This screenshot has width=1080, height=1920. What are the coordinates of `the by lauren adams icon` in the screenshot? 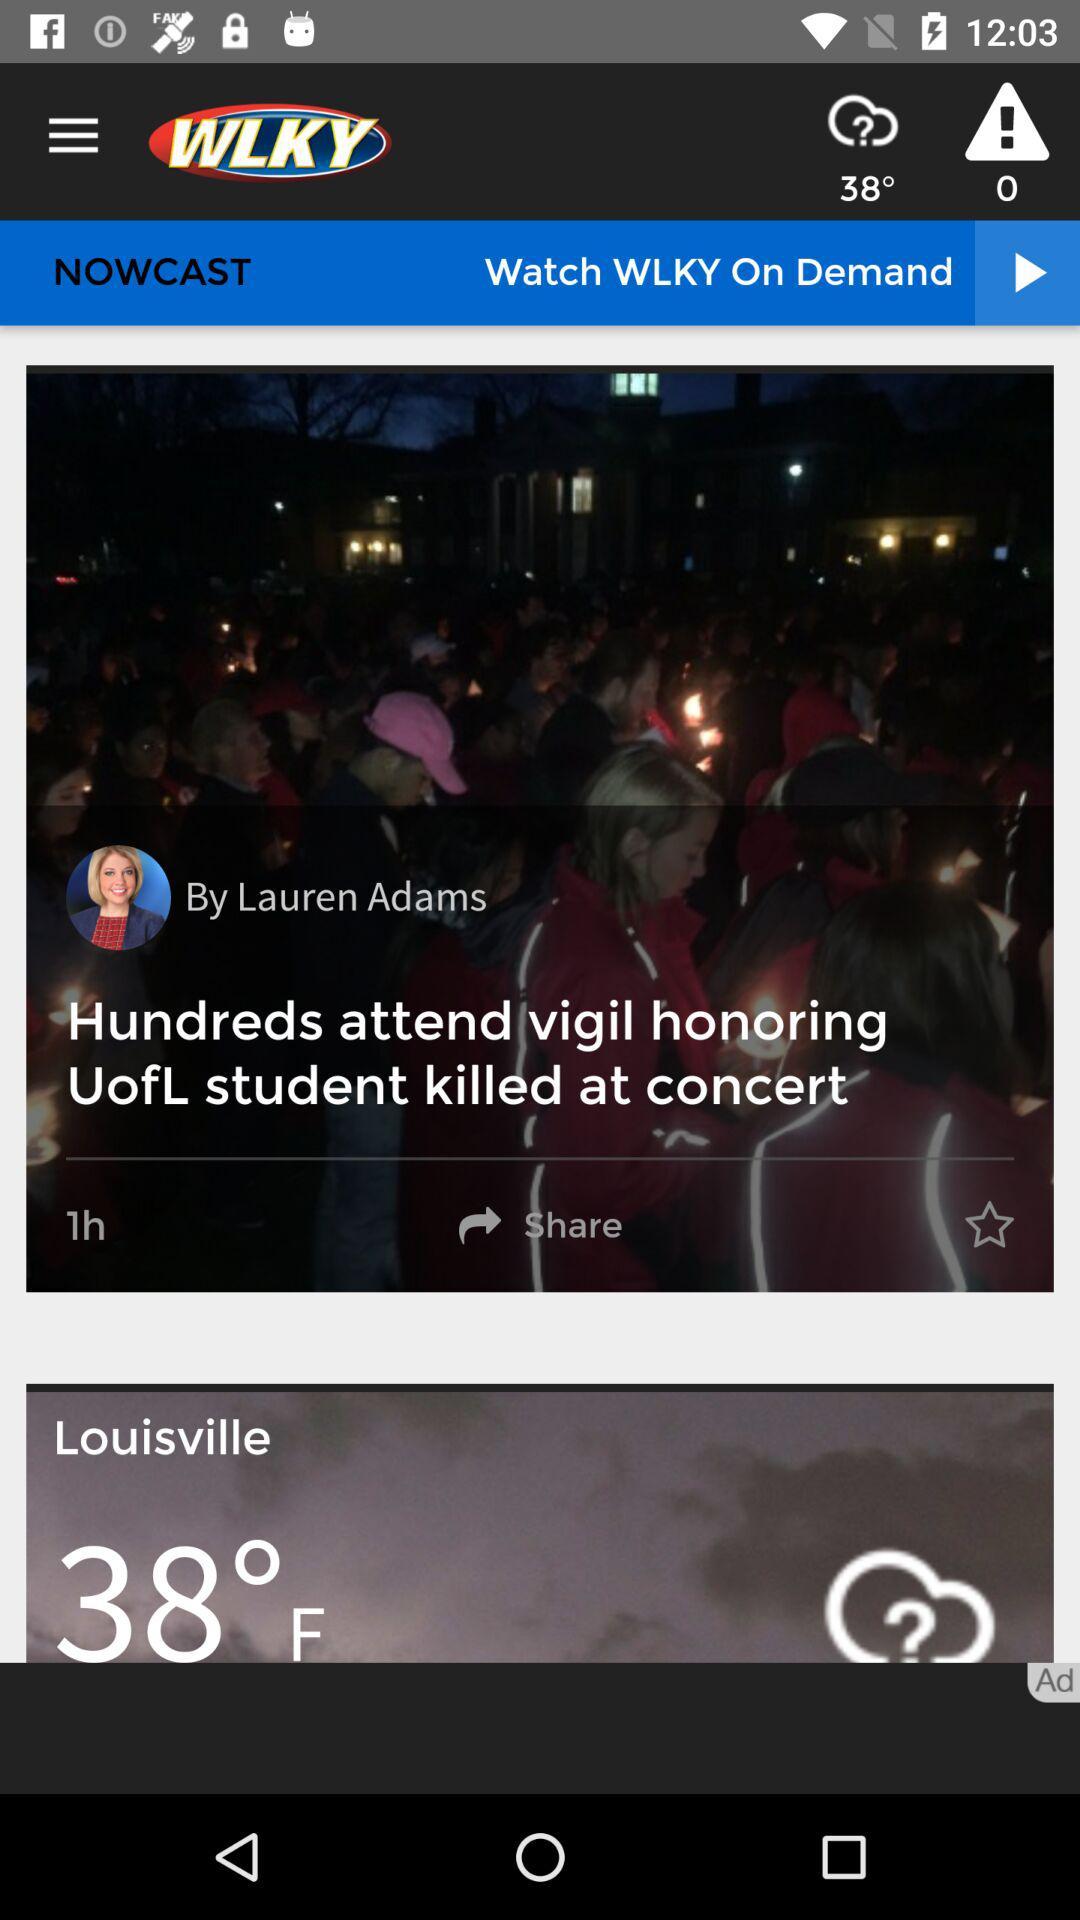 It's located at (334, 896).